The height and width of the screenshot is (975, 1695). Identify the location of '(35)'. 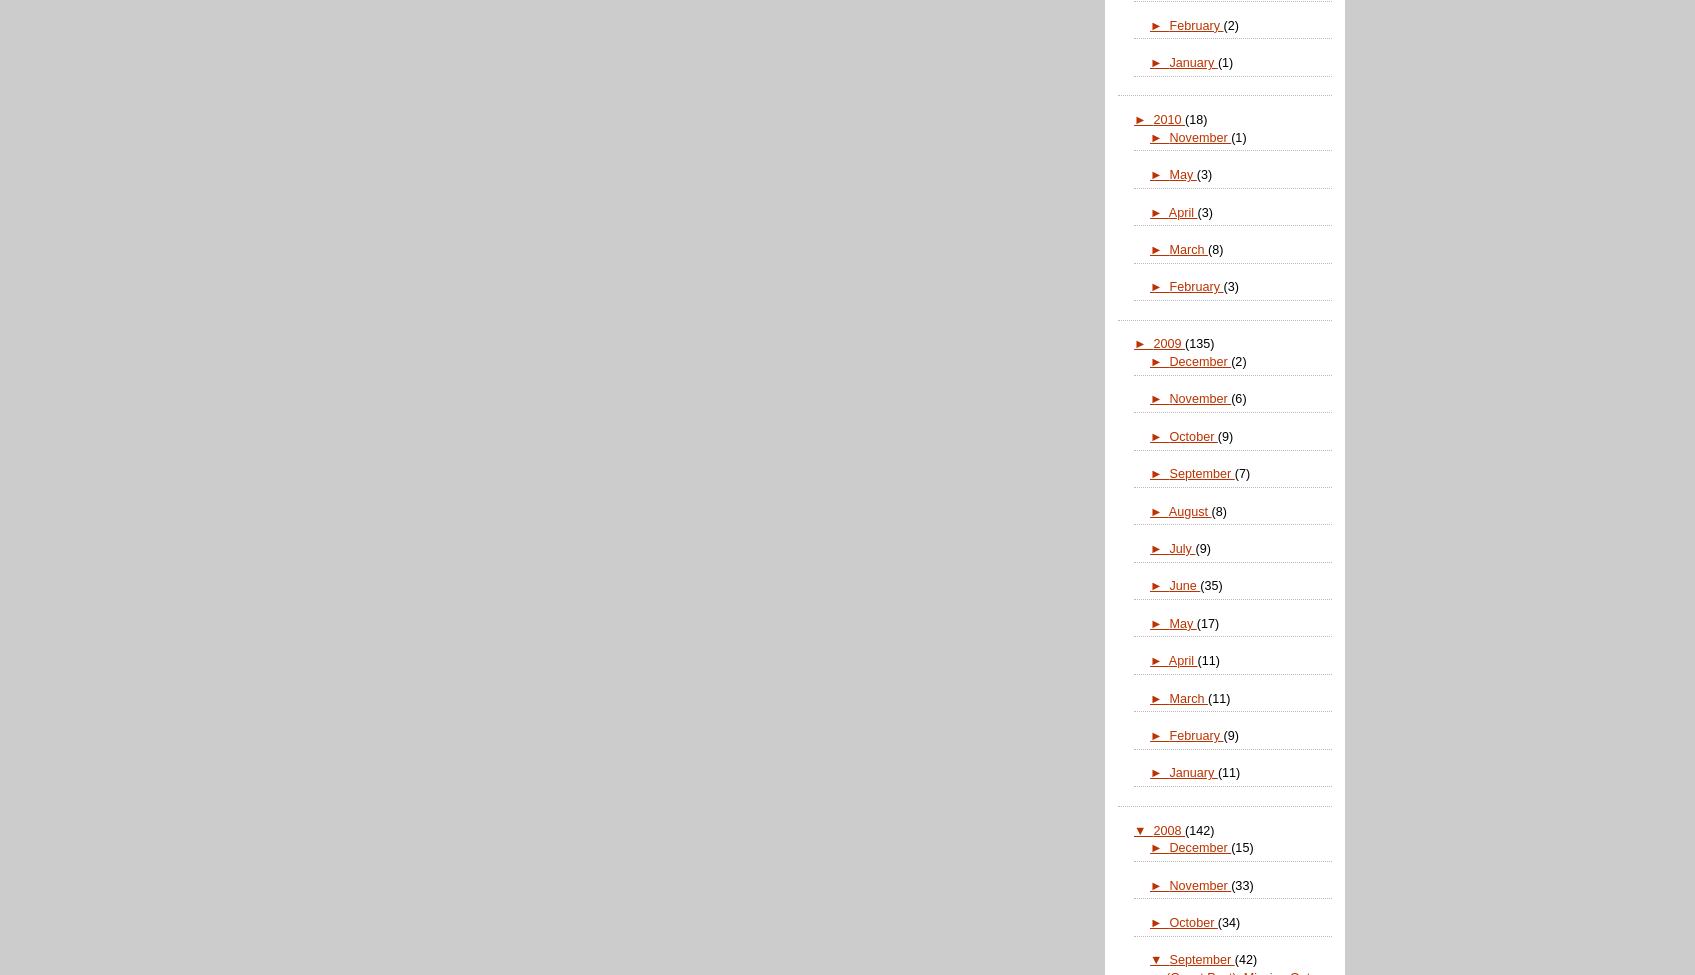
(1211, 585).